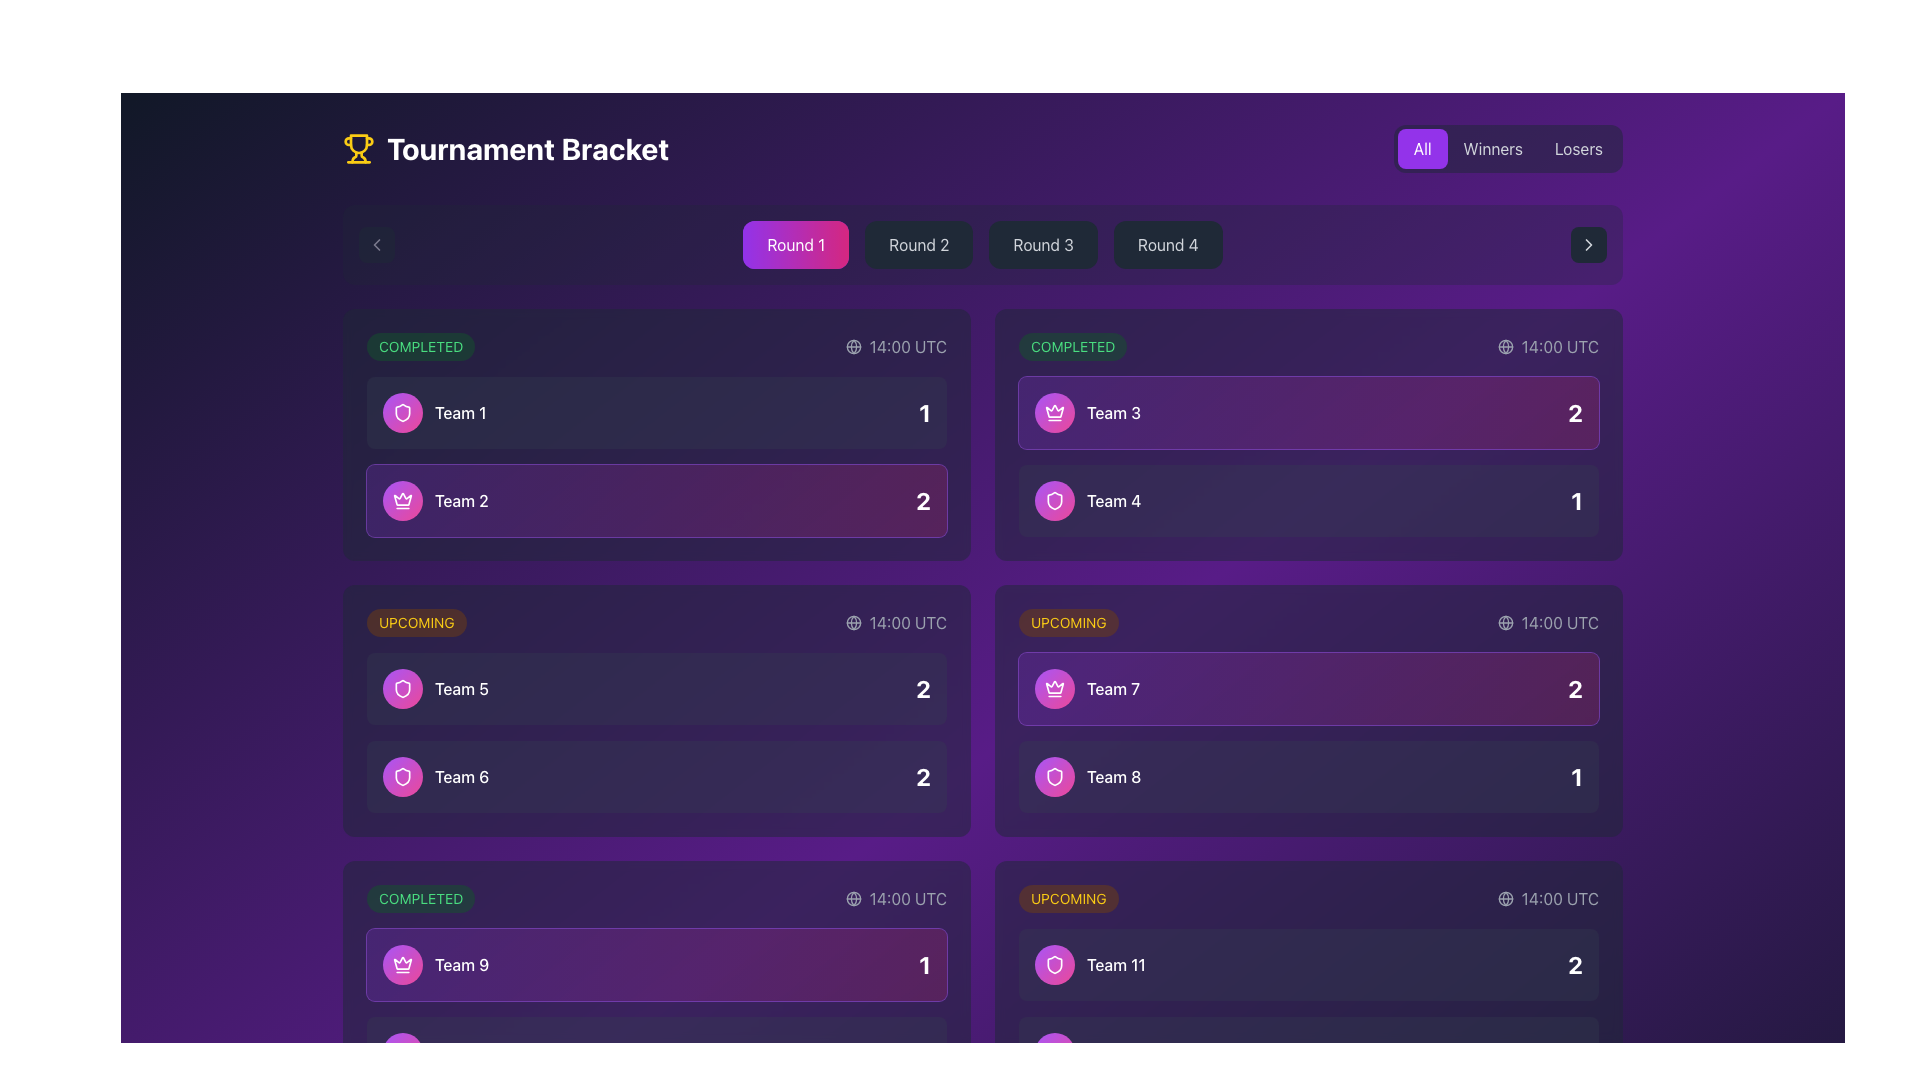  I want to click on the large white number '1' displayed in bold on a gradient background within the 'Team 9' card, so click(924, 963).